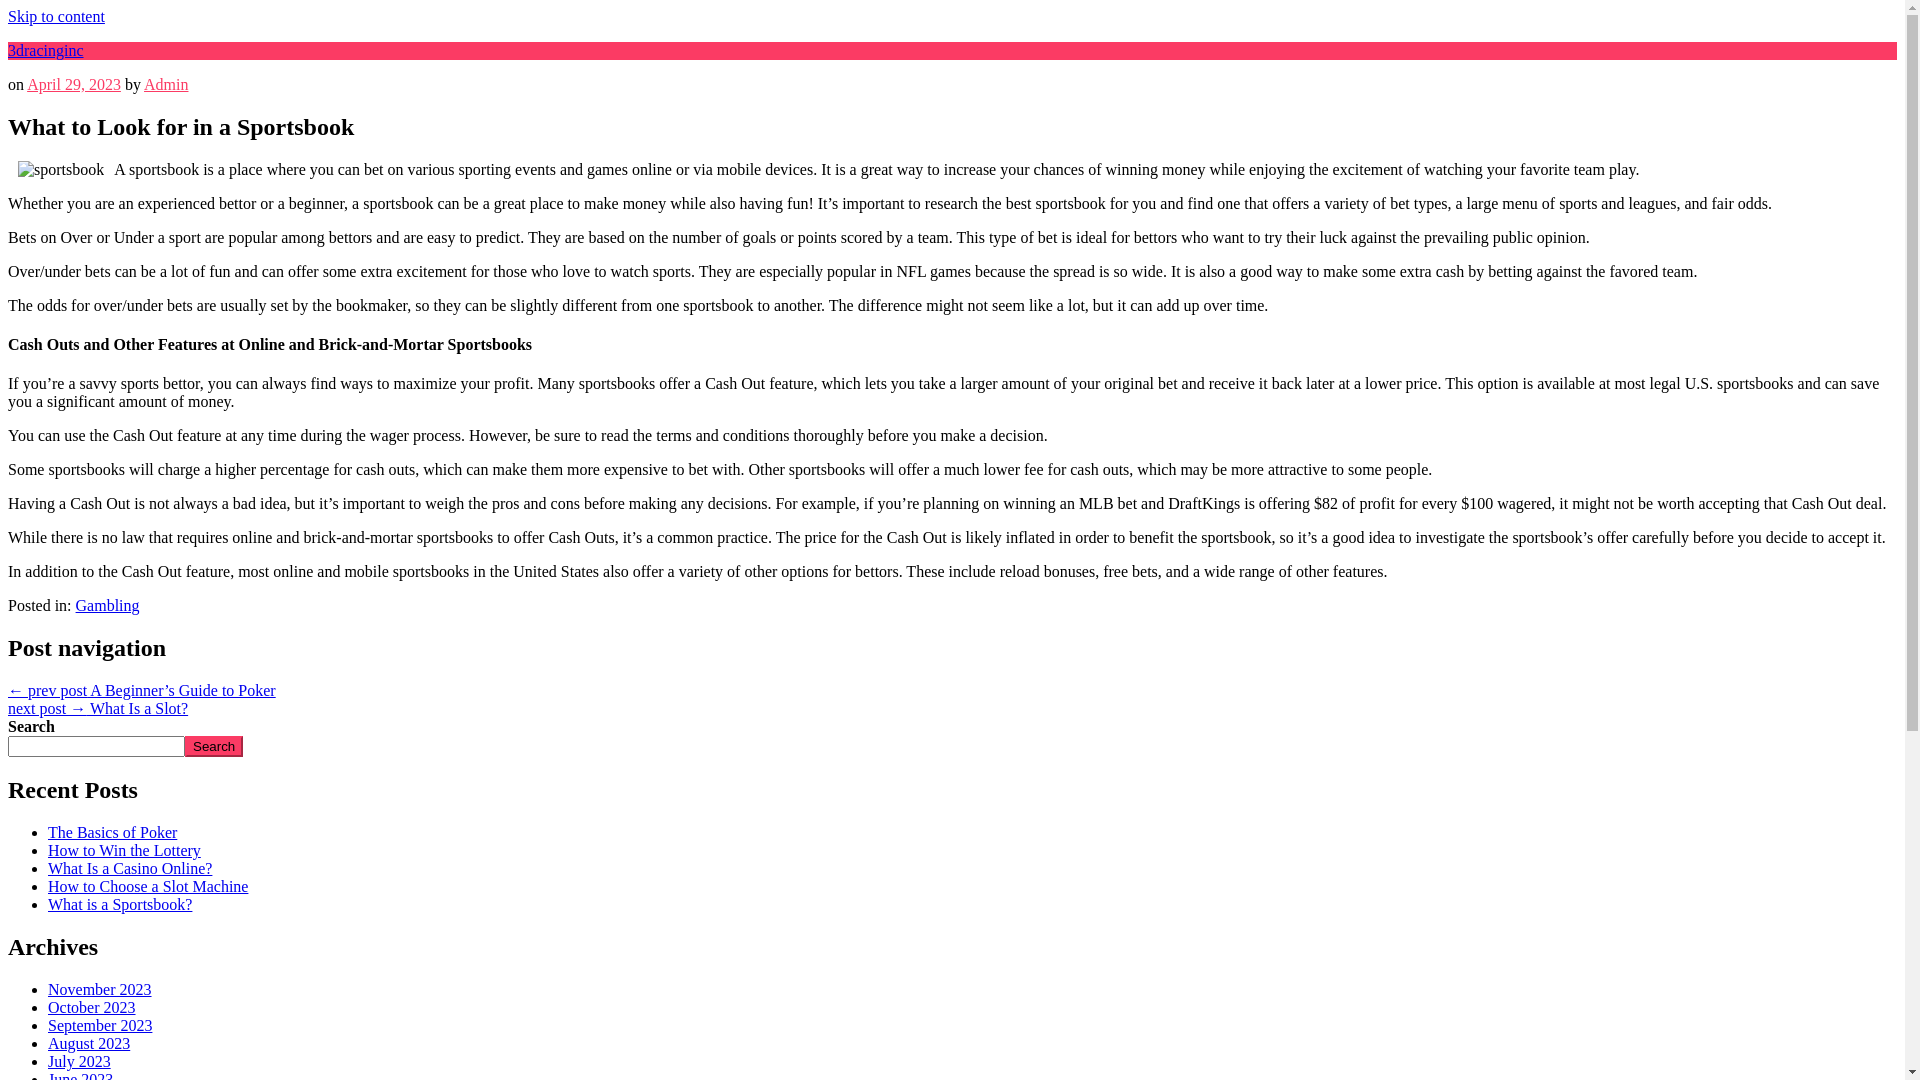  What do you see at coordinates (48, 988) in the screenshot?
I see `'November 2023'` at bounding box center [48, 988].